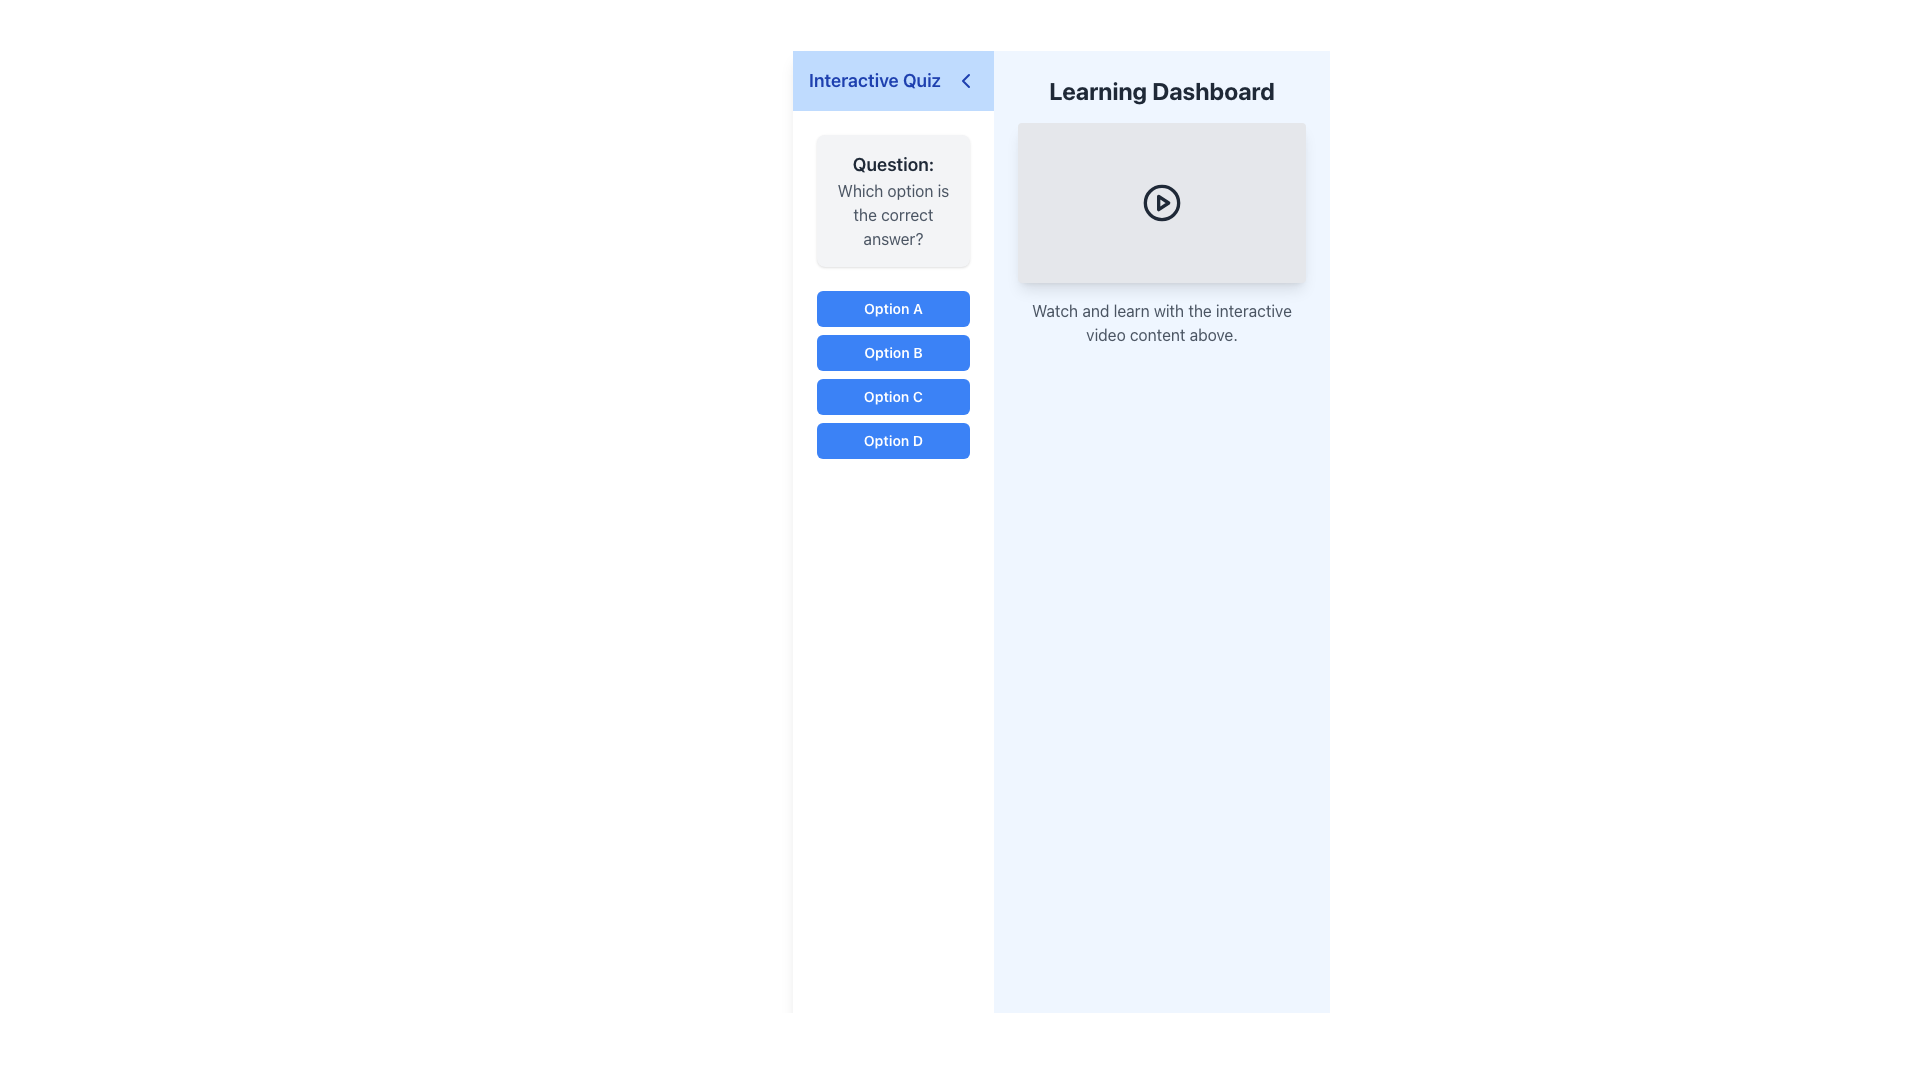 Image resolution: width=1920 pixels, height=1080 pixels. Describe the element at coordinates (892, 439) in the screenshot. I see `the fourth button labeled 'Option D' in the Interactive Quiz sidebar` at that location.